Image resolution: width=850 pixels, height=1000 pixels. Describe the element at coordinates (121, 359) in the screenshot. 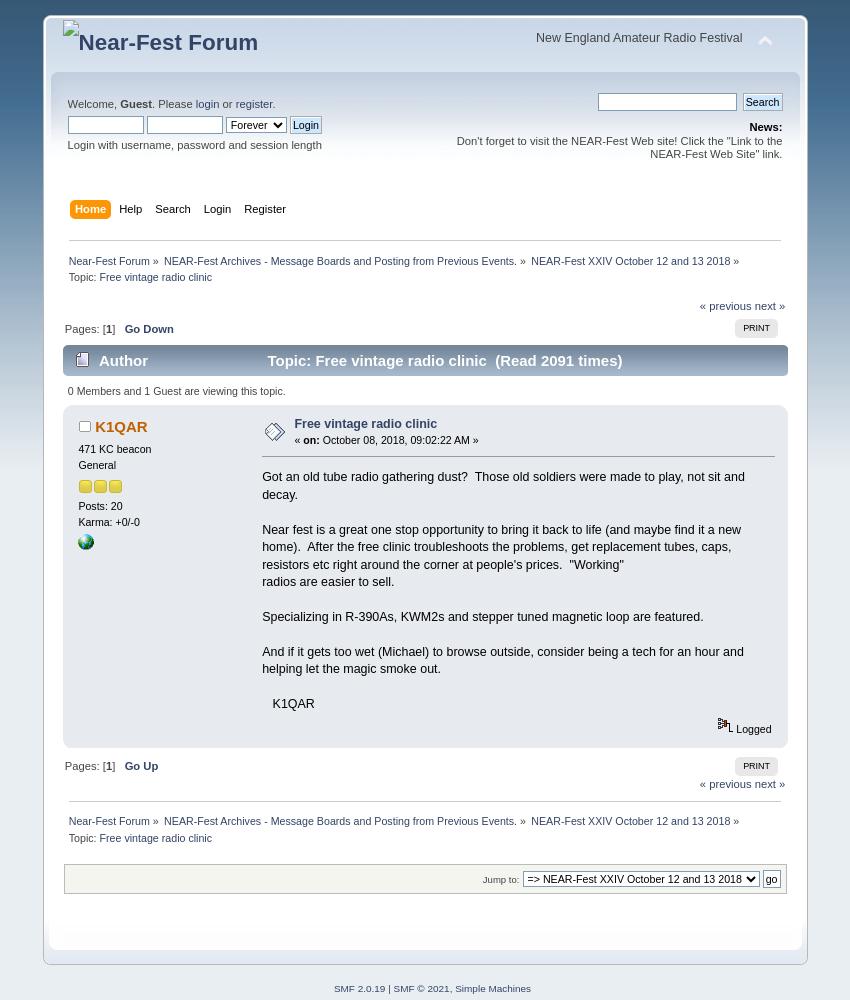

I see `'Author'` at that location.